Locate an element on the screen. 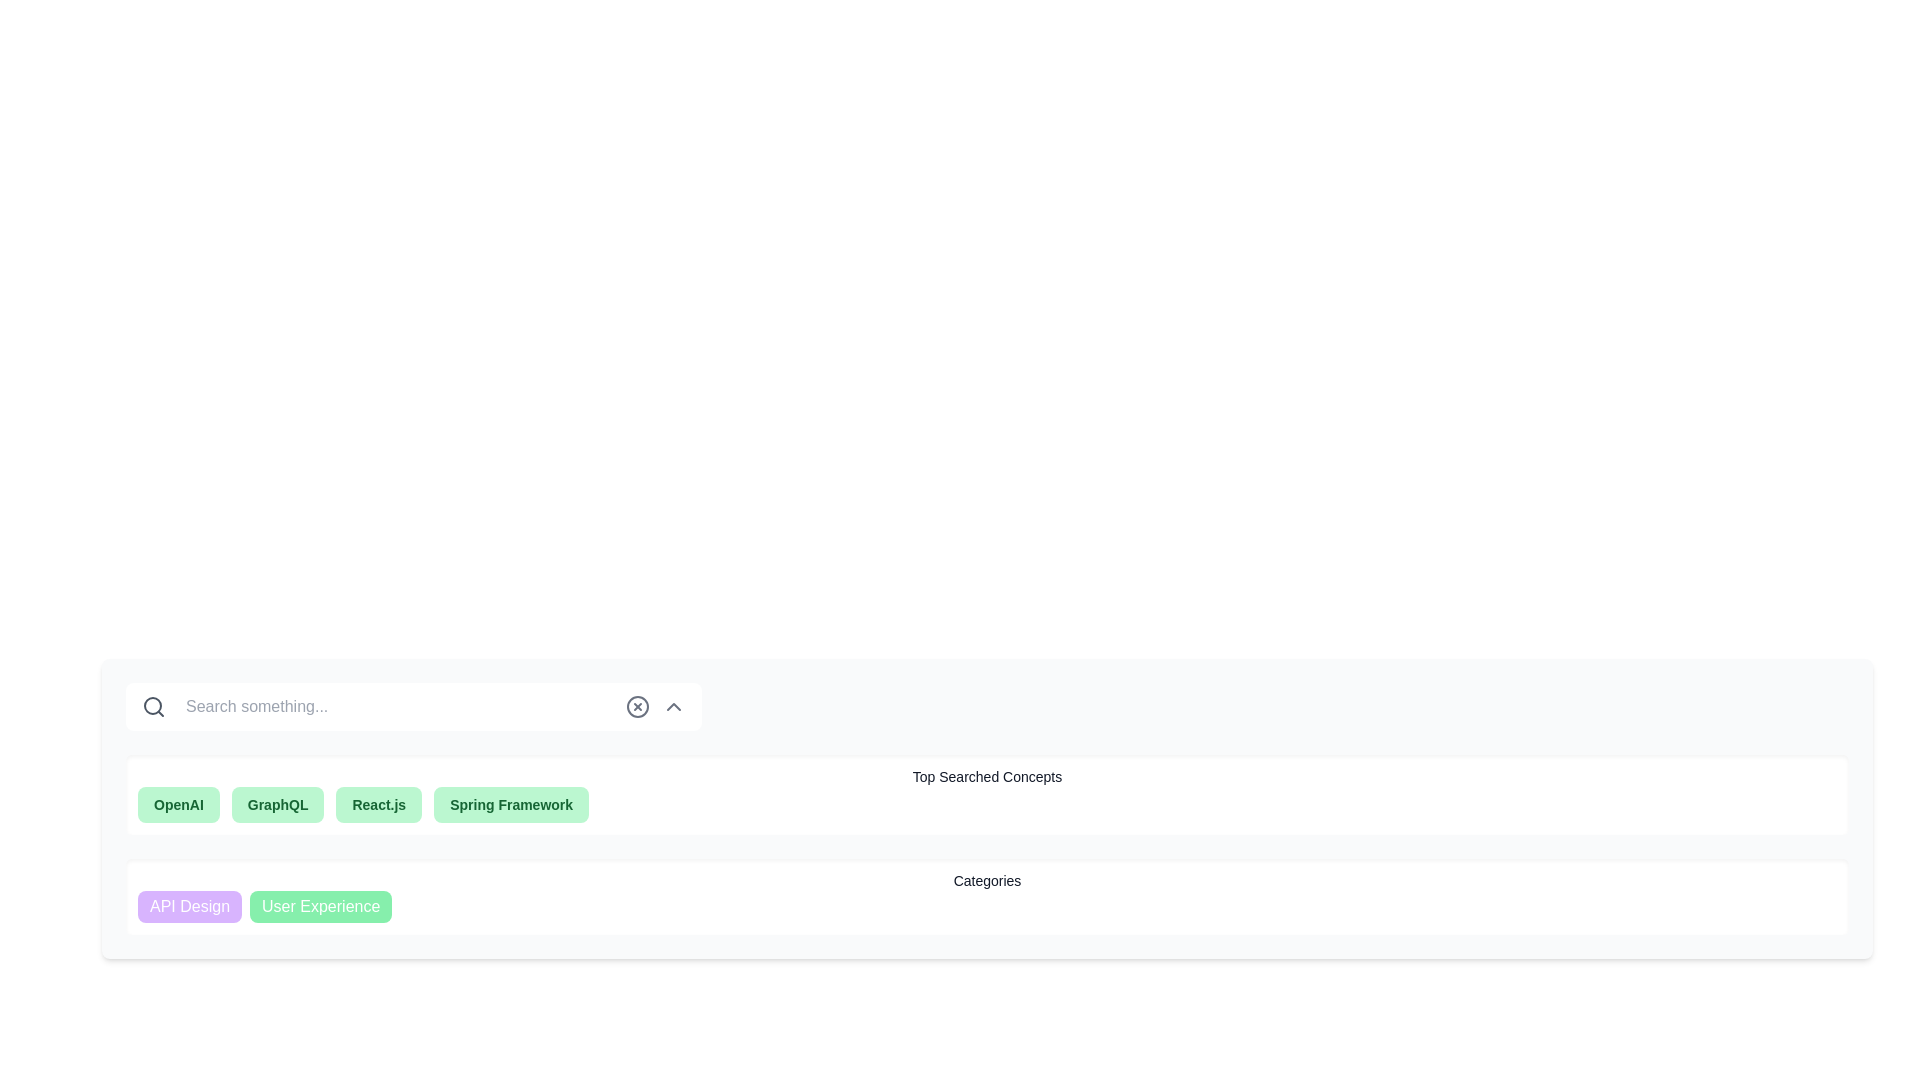 Image resolution: width=1920 pixels, height=1080 pixels. the magnifying glass icon located at the far left of the search input field to initiate the search is located at coordinates (152, 705).